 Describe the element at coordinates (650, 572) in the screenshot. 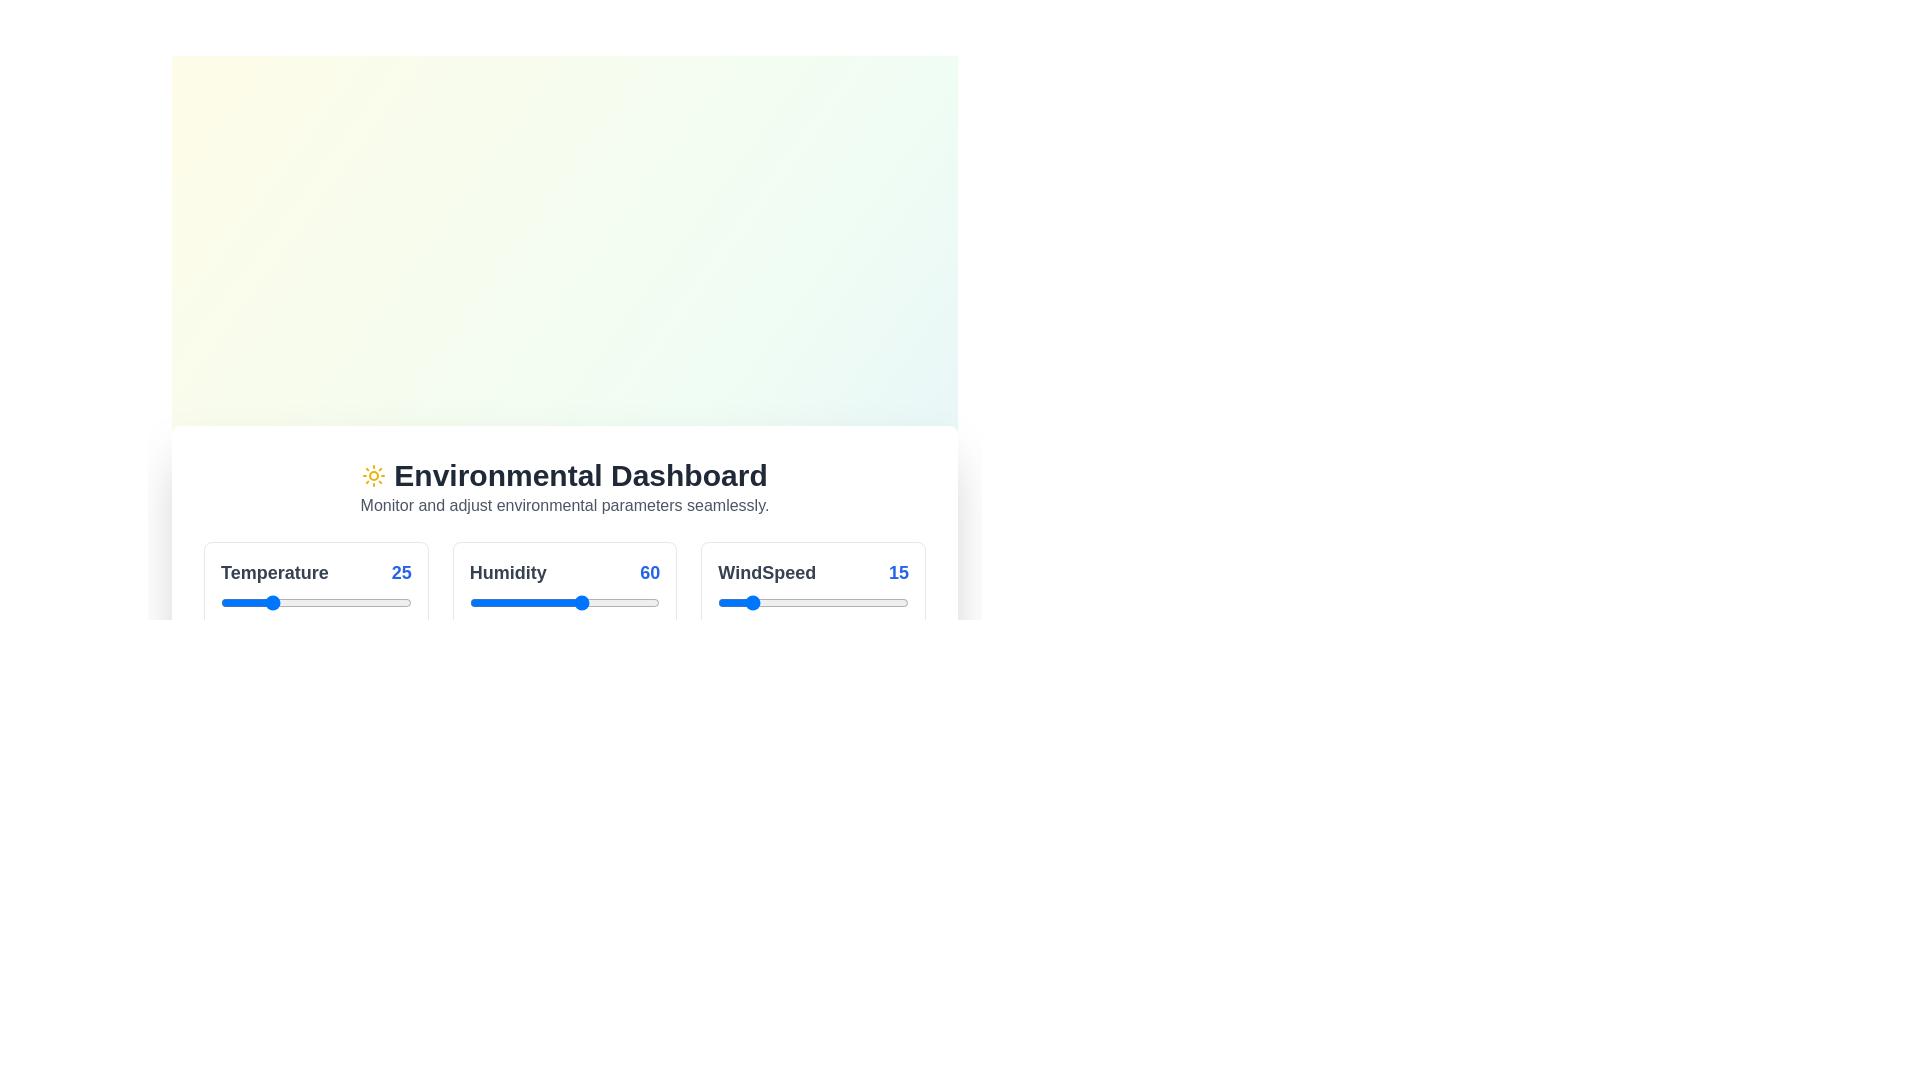

I see `the text label displaying the current humidity level of '60', which is located to the right of the 'Humidity' text in the environmental dashboard` at that location.